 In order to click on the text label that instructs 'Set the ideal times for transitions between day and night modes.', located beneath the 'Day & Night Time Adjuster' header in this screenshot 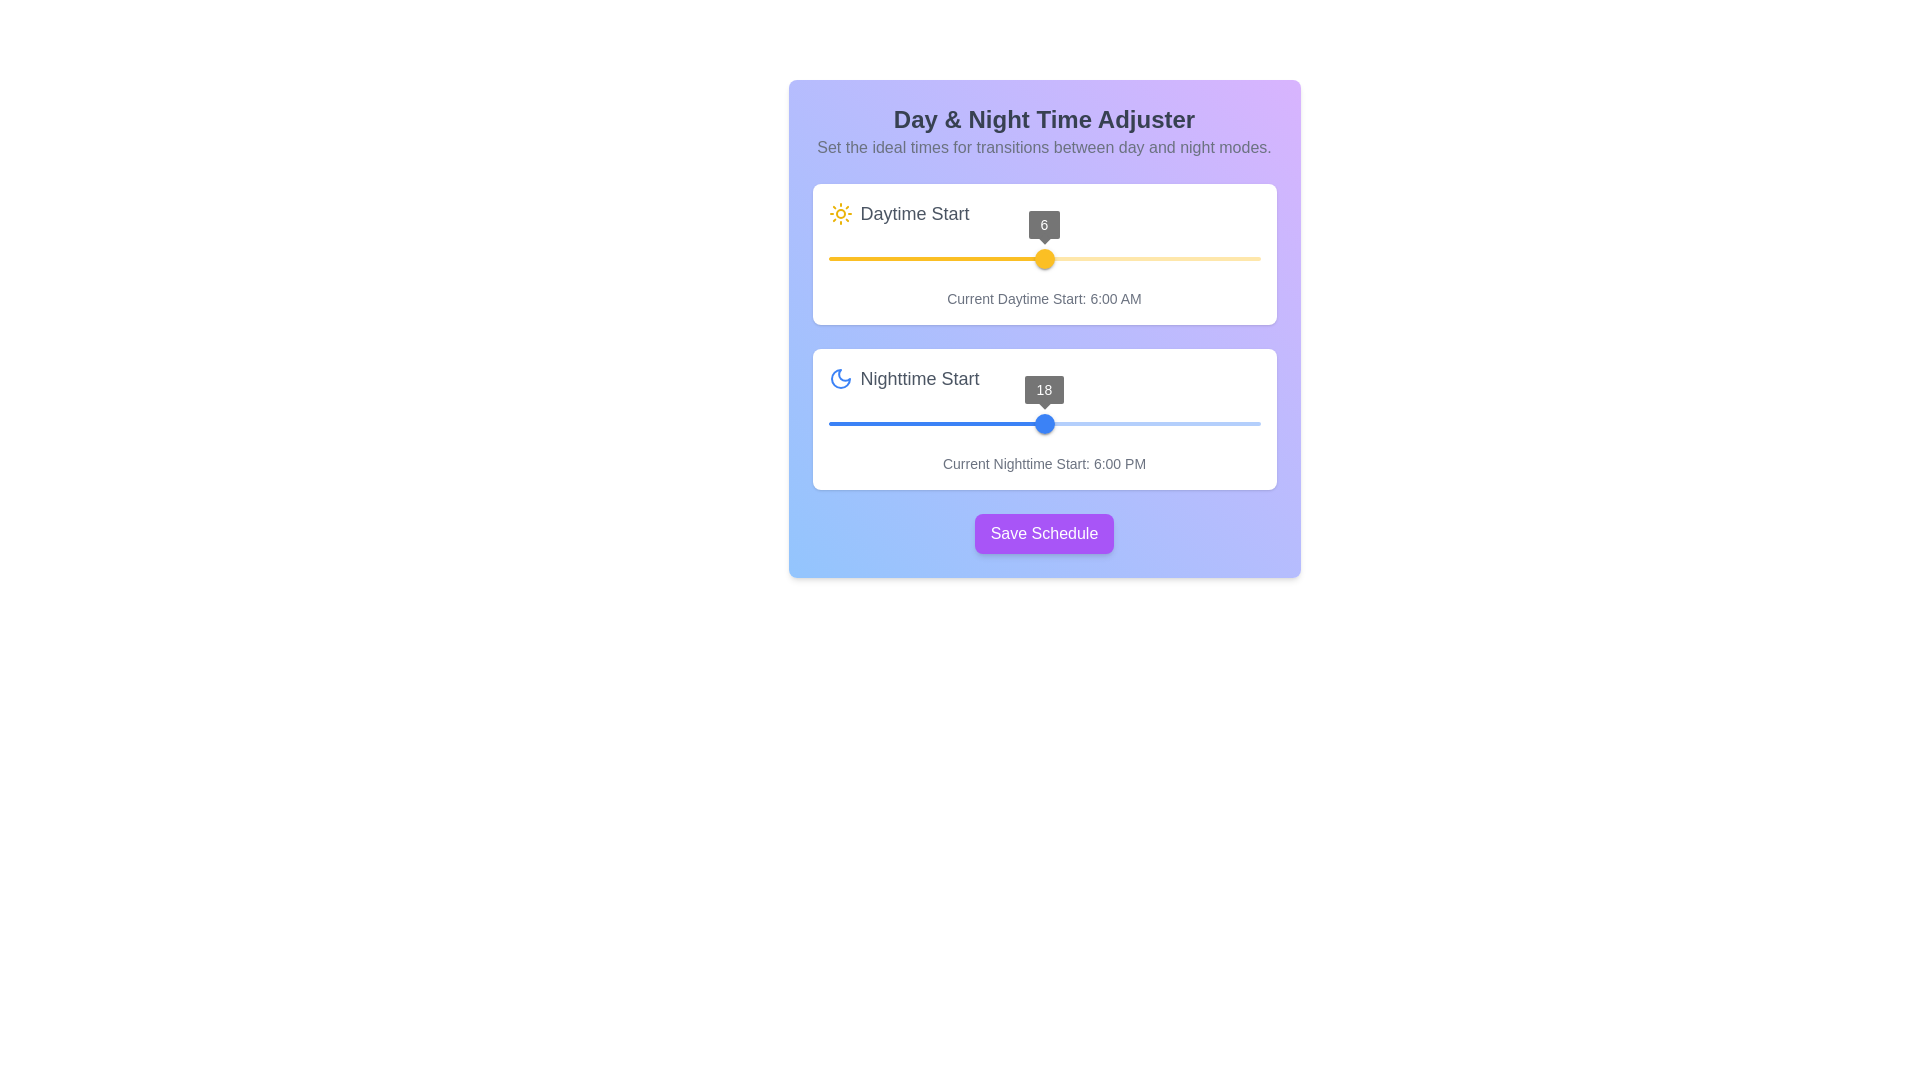, I will do `click(1043, 146)`.